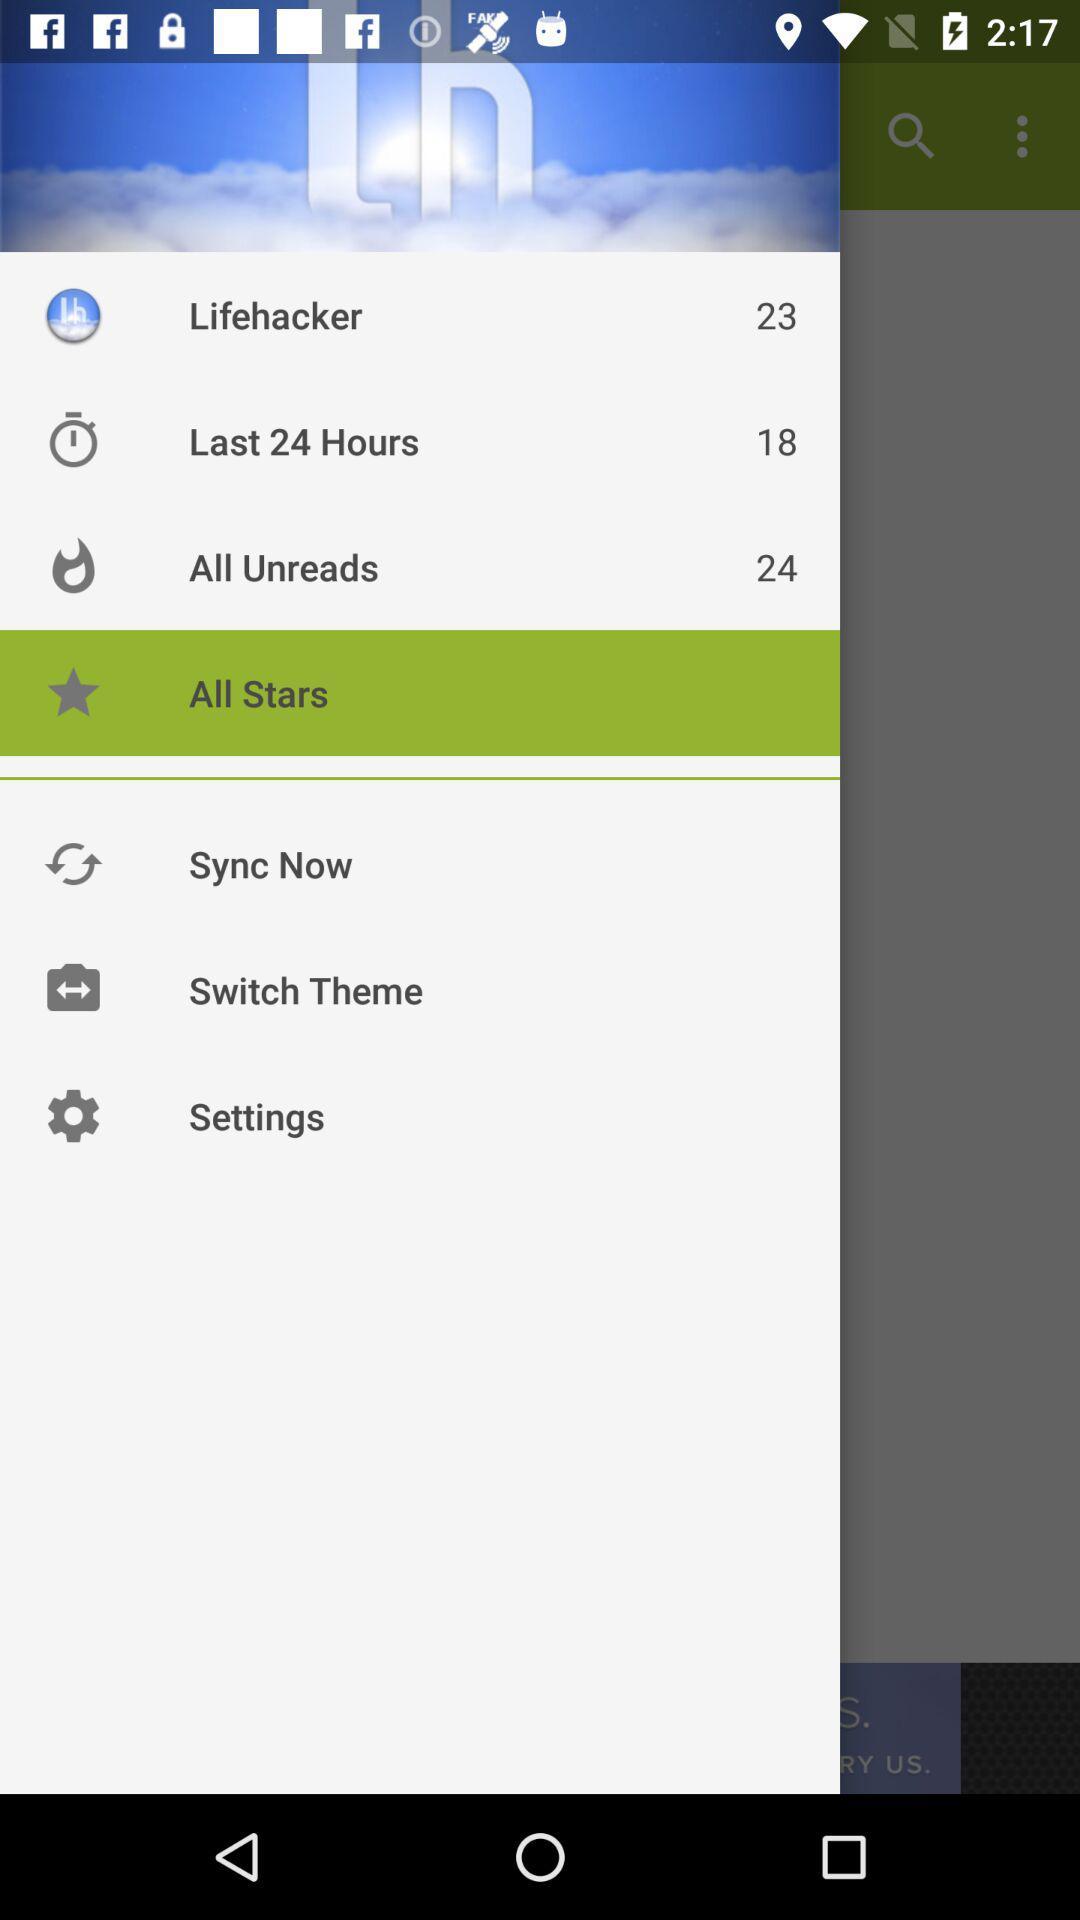  What do you see at coordinates (72, 692) in the screenshot?
I see `the star icon` at bounding box center [72, 692].